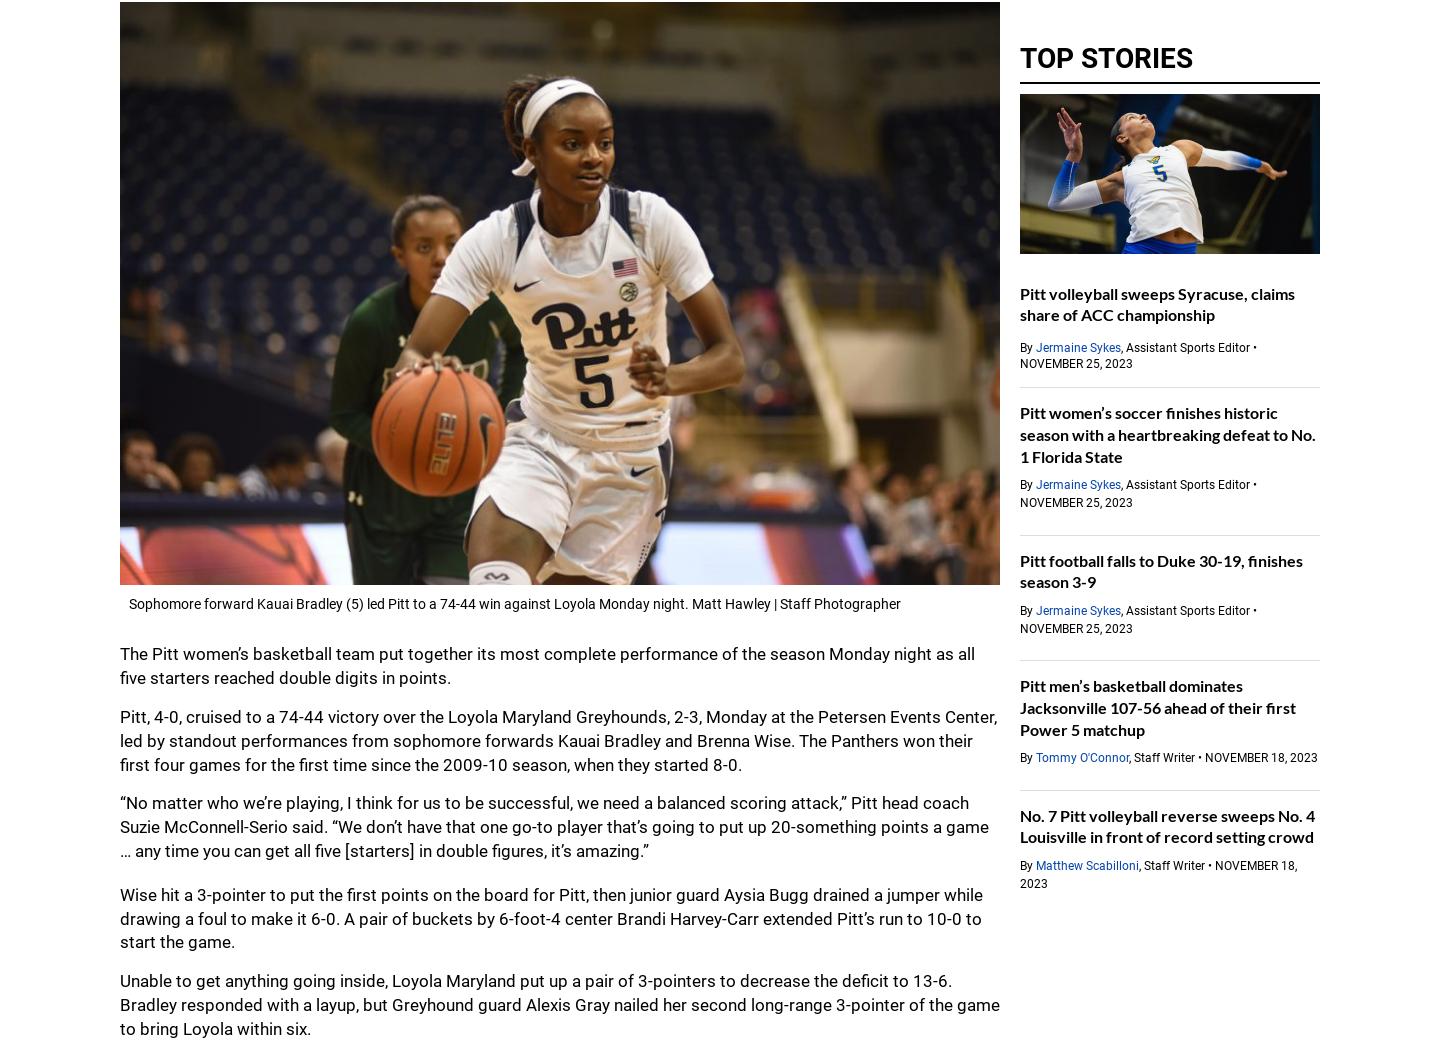 The image size is (1440, 1050). What do you see at coordinates (554, 826) in the screenshot?
I see `'“No matter who we’re playing, I think for us to be successful, we need a balanced scoring attack,” Pitt head coach Suzie McConnell-Serio said. “We don’t have that one go-to player that’s going to put up 20-something points a game … any time you can get all five [starters] in double figures, it’s amazing.”'` at bounding box center [554, 826].